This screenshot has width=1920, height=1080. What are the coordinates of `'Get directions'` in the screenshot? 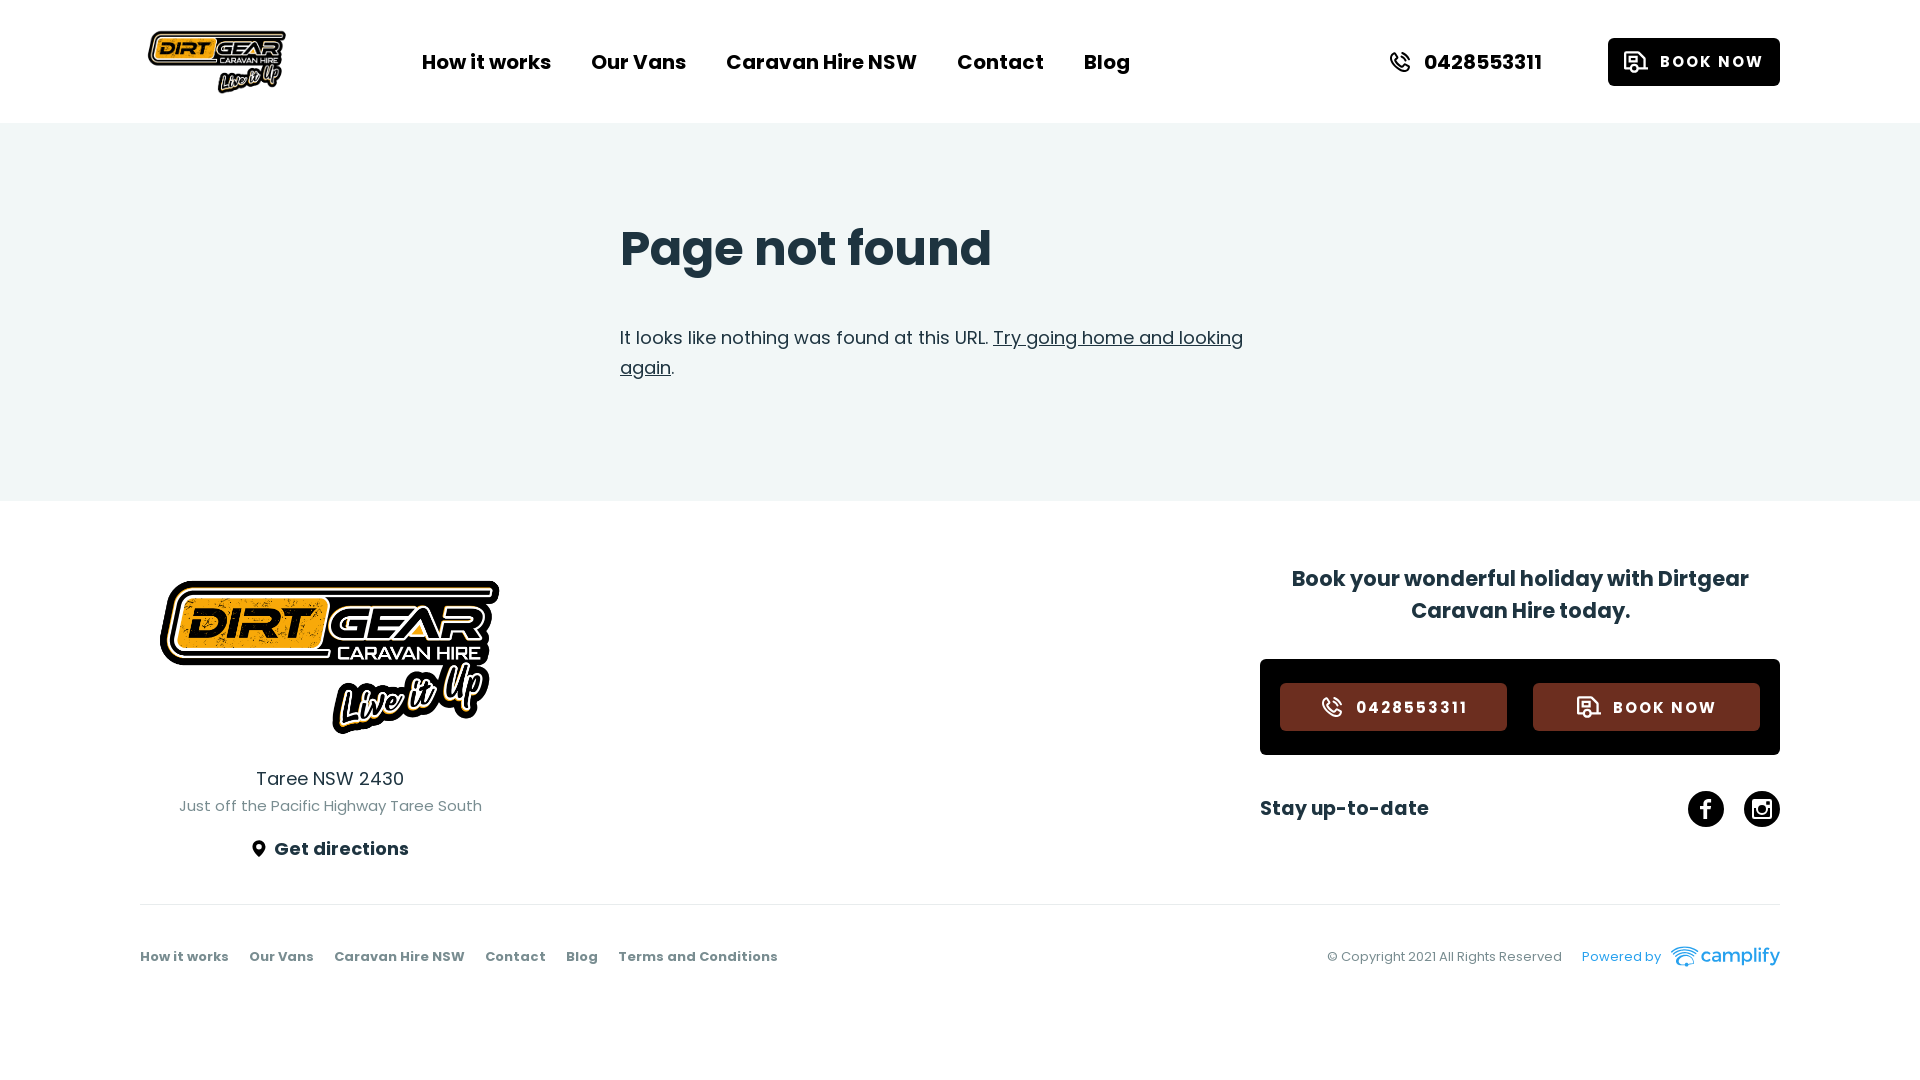 It's located at (330, 848).